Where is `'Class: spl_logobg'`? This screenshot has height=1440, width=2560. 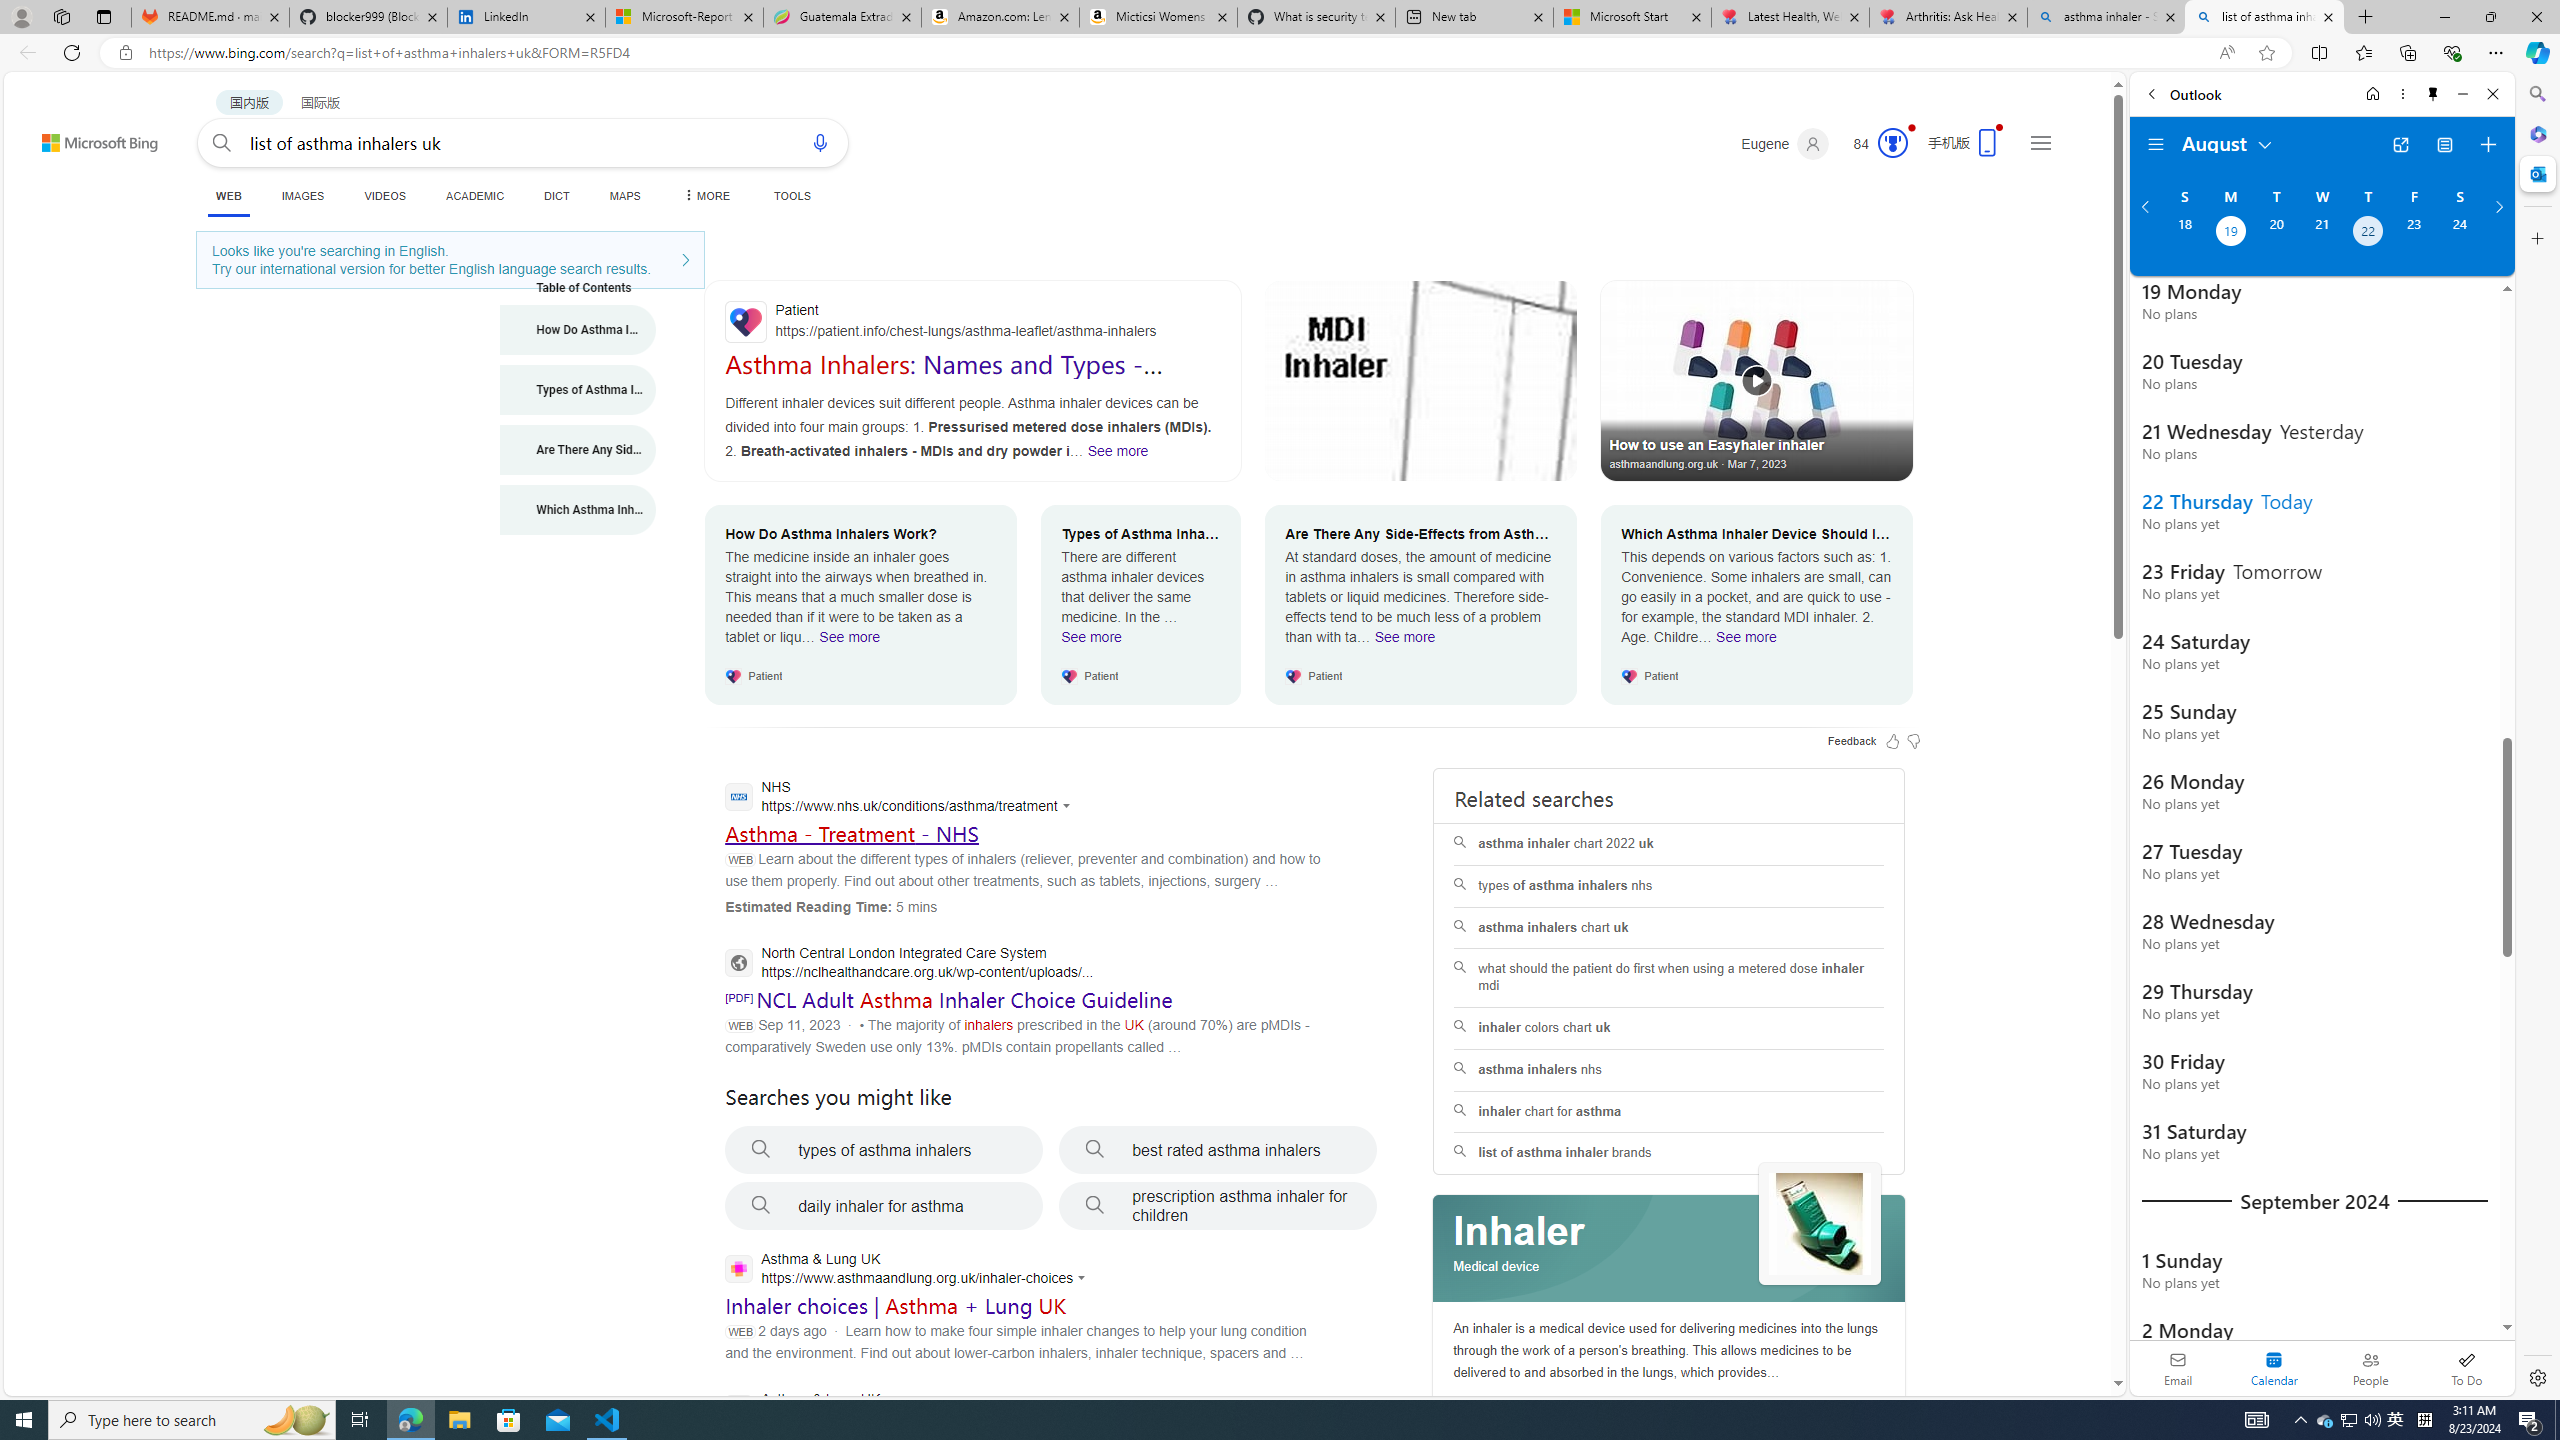 'Class: spl_logobg' is located at coordinates (1670, 1248).